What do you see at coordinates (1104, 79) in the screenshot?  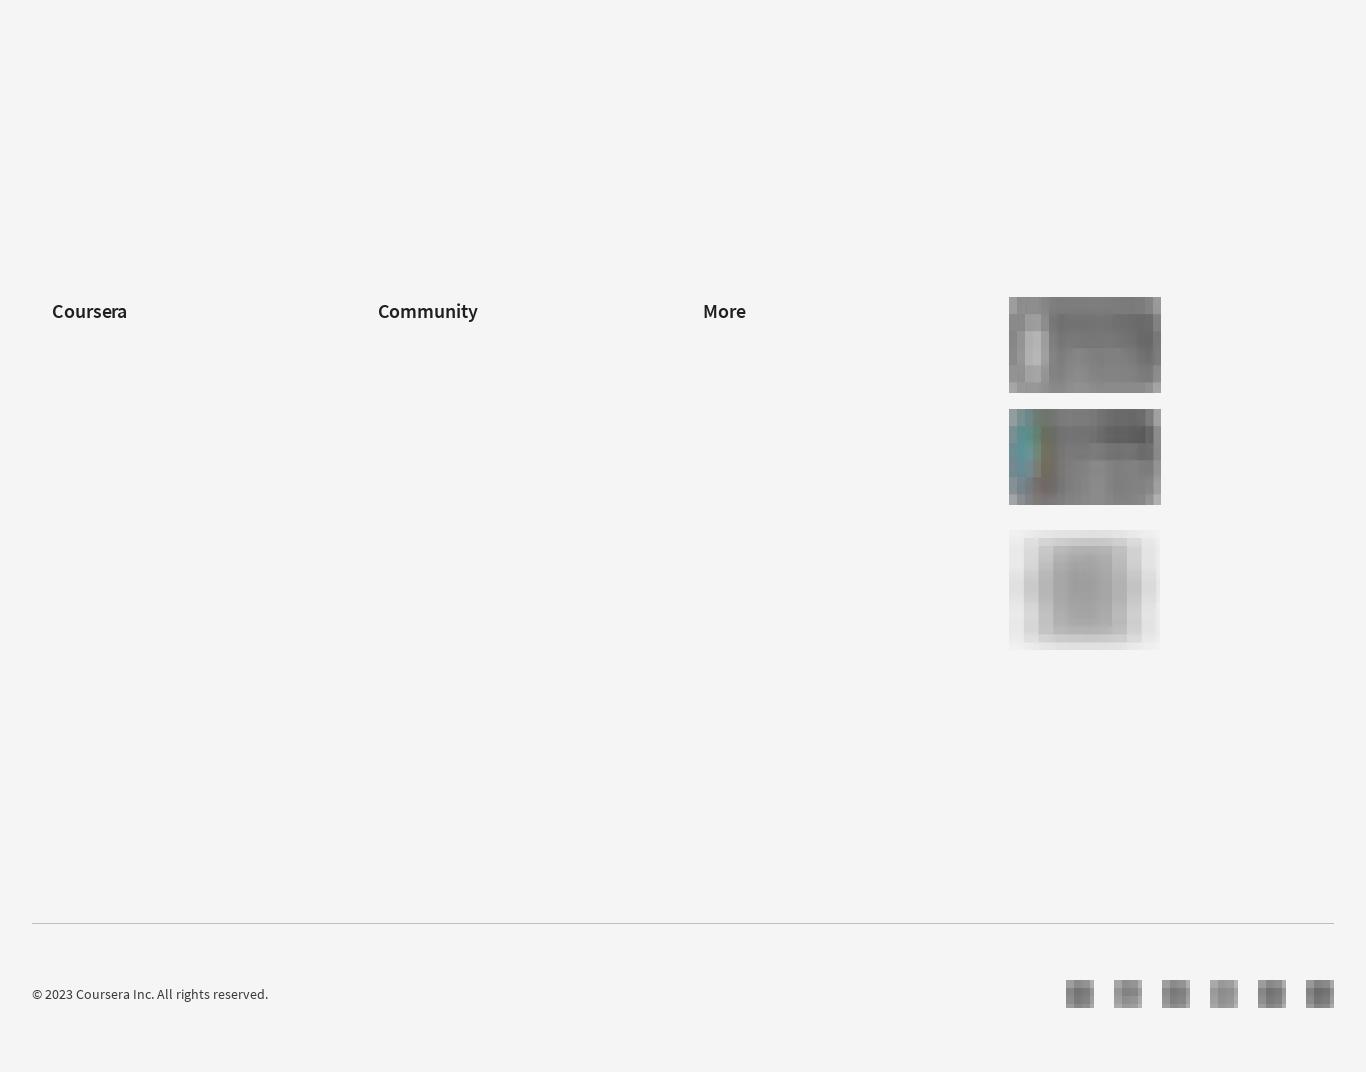 I see `'Popular SQL Certifications'` at bounding box center [1104, 79].